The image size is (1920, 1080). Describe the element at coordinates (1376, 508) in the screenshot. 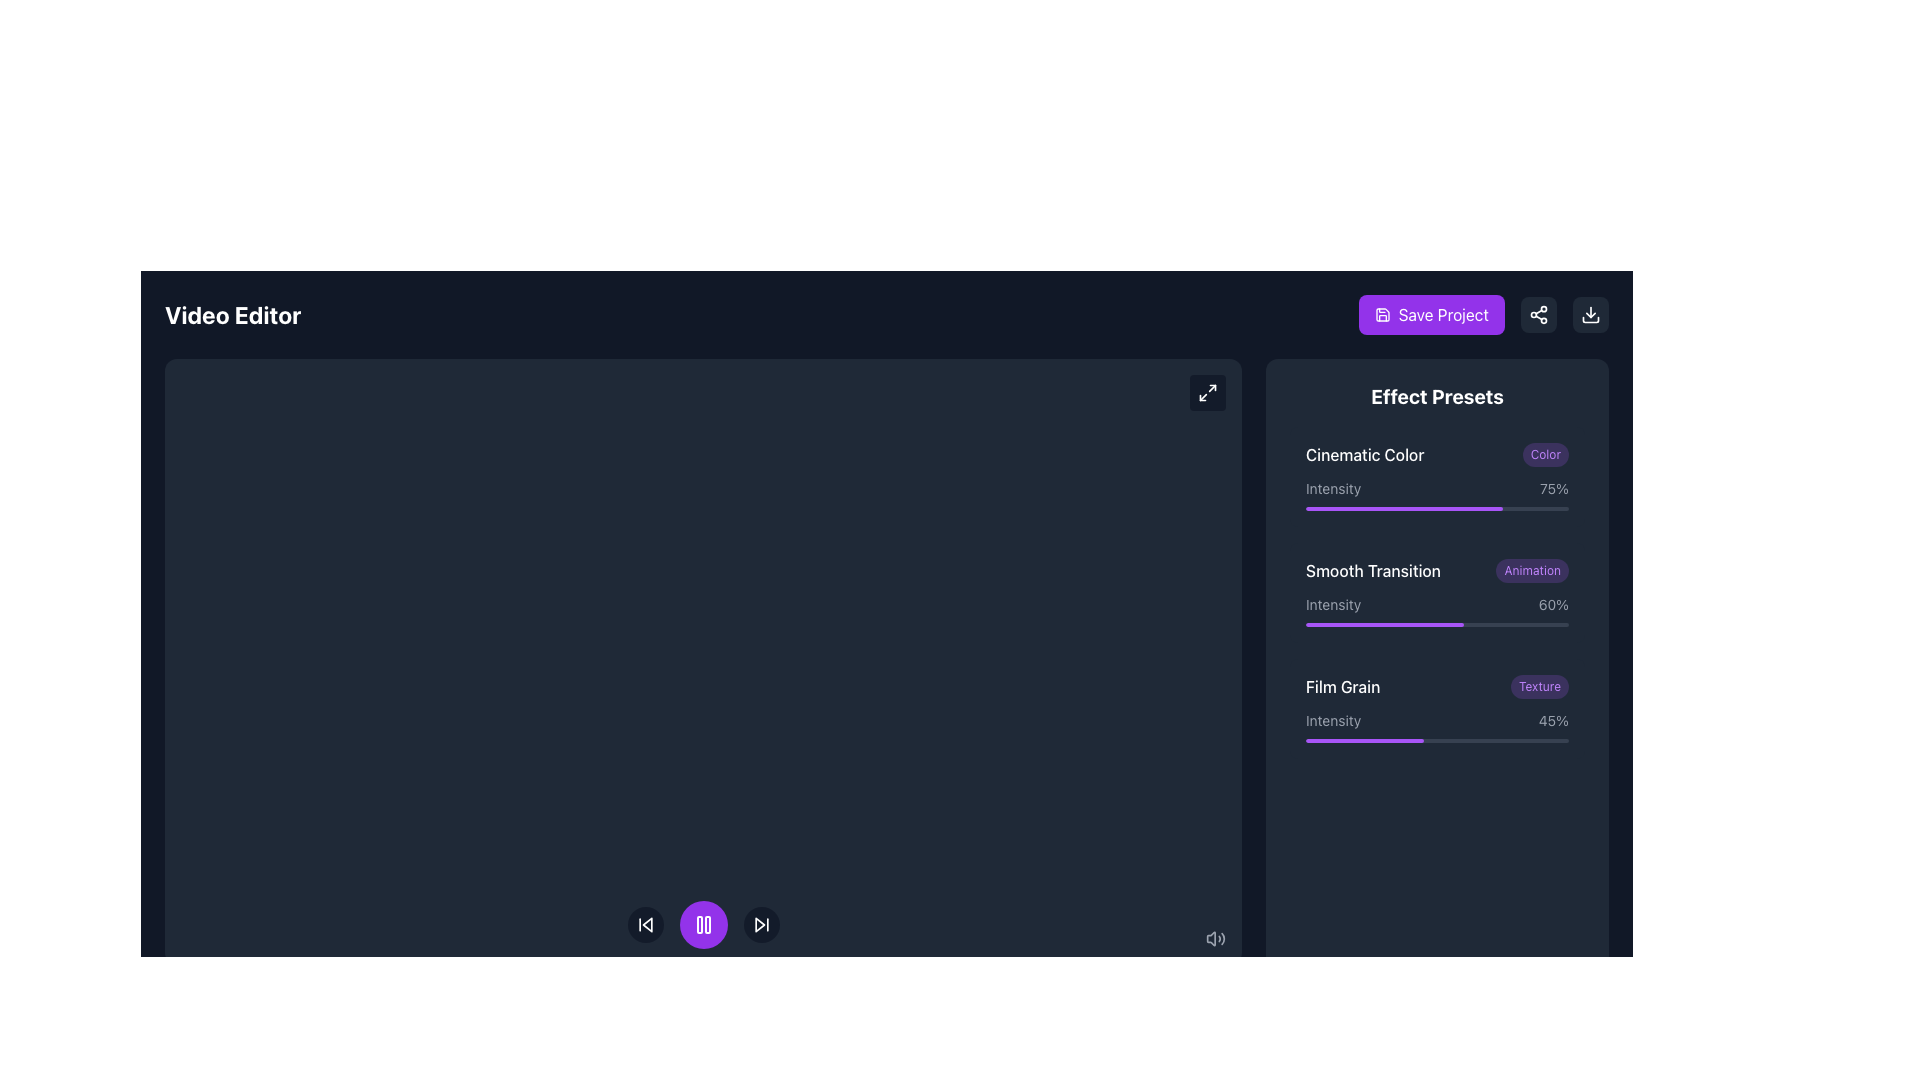

I see `Cinematic Color Intensity` at that location.